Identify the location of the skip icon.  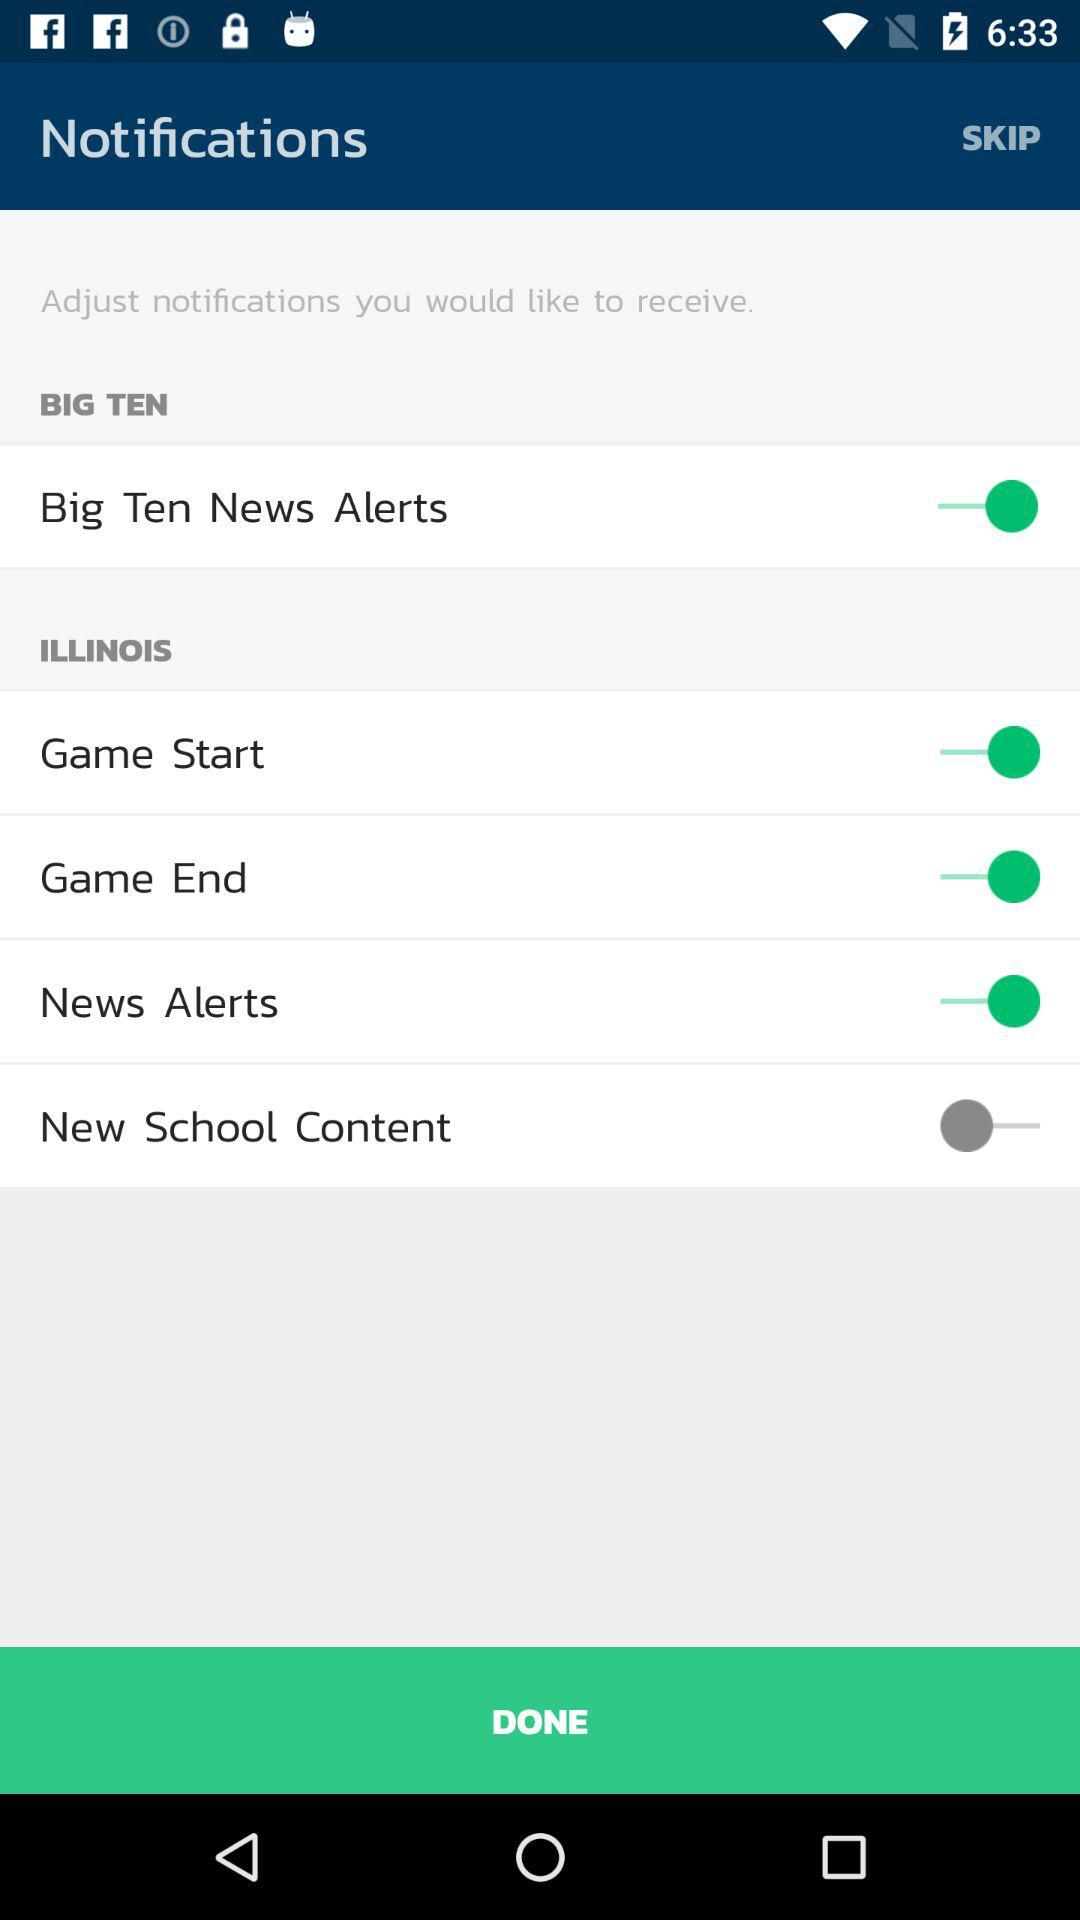
(1001, 135).